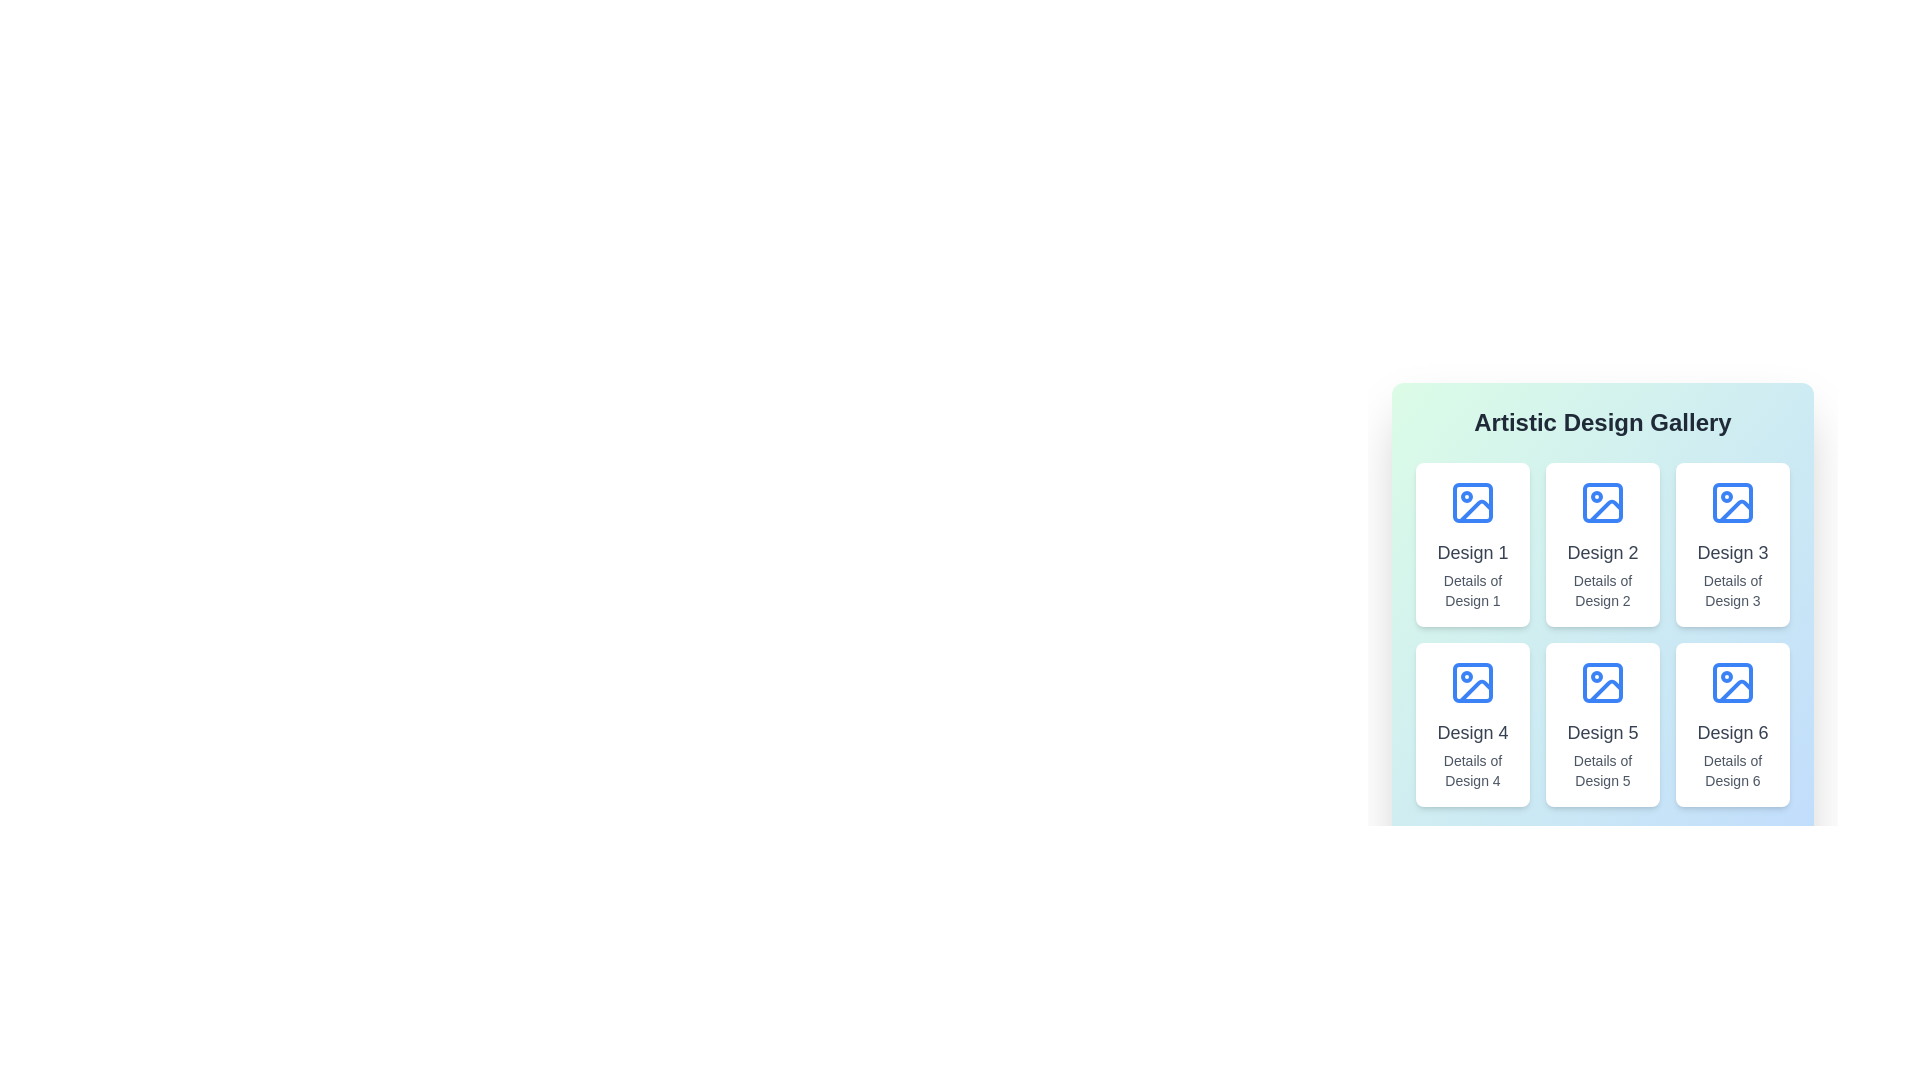 The width and height of the screenshot is (1920, 1080). Describe the element at coordinates (1473, 681) in the screenshot. I see `the blue rectangular shape with rounded corners that is part of the SVG image representing an image placeholder, located in the top-left of the fourth tile in a 2x3 grid layout near the 'Design 4' label` at that location.